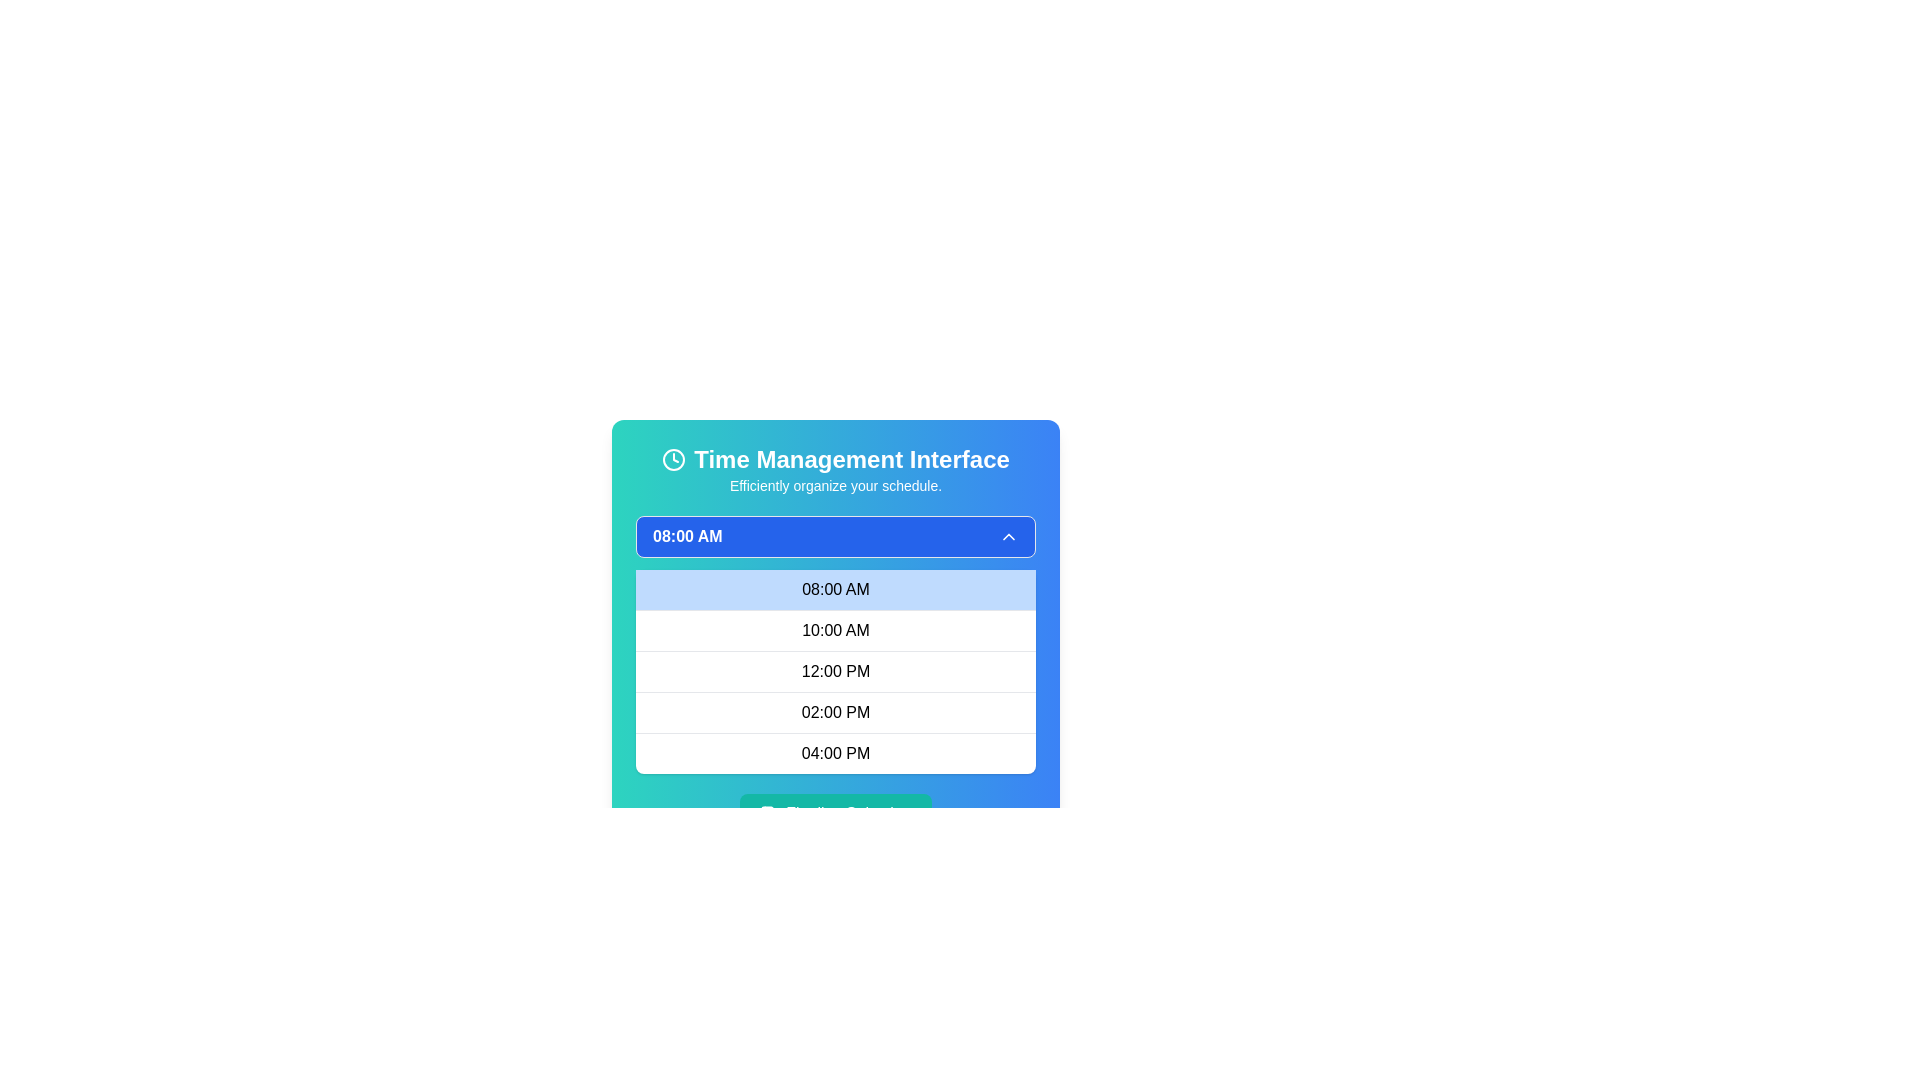  I want to click on the decorative icon that symbolizes the concept of time, located near the left side of the 'Time Management Interface' header, so click(674, 459).